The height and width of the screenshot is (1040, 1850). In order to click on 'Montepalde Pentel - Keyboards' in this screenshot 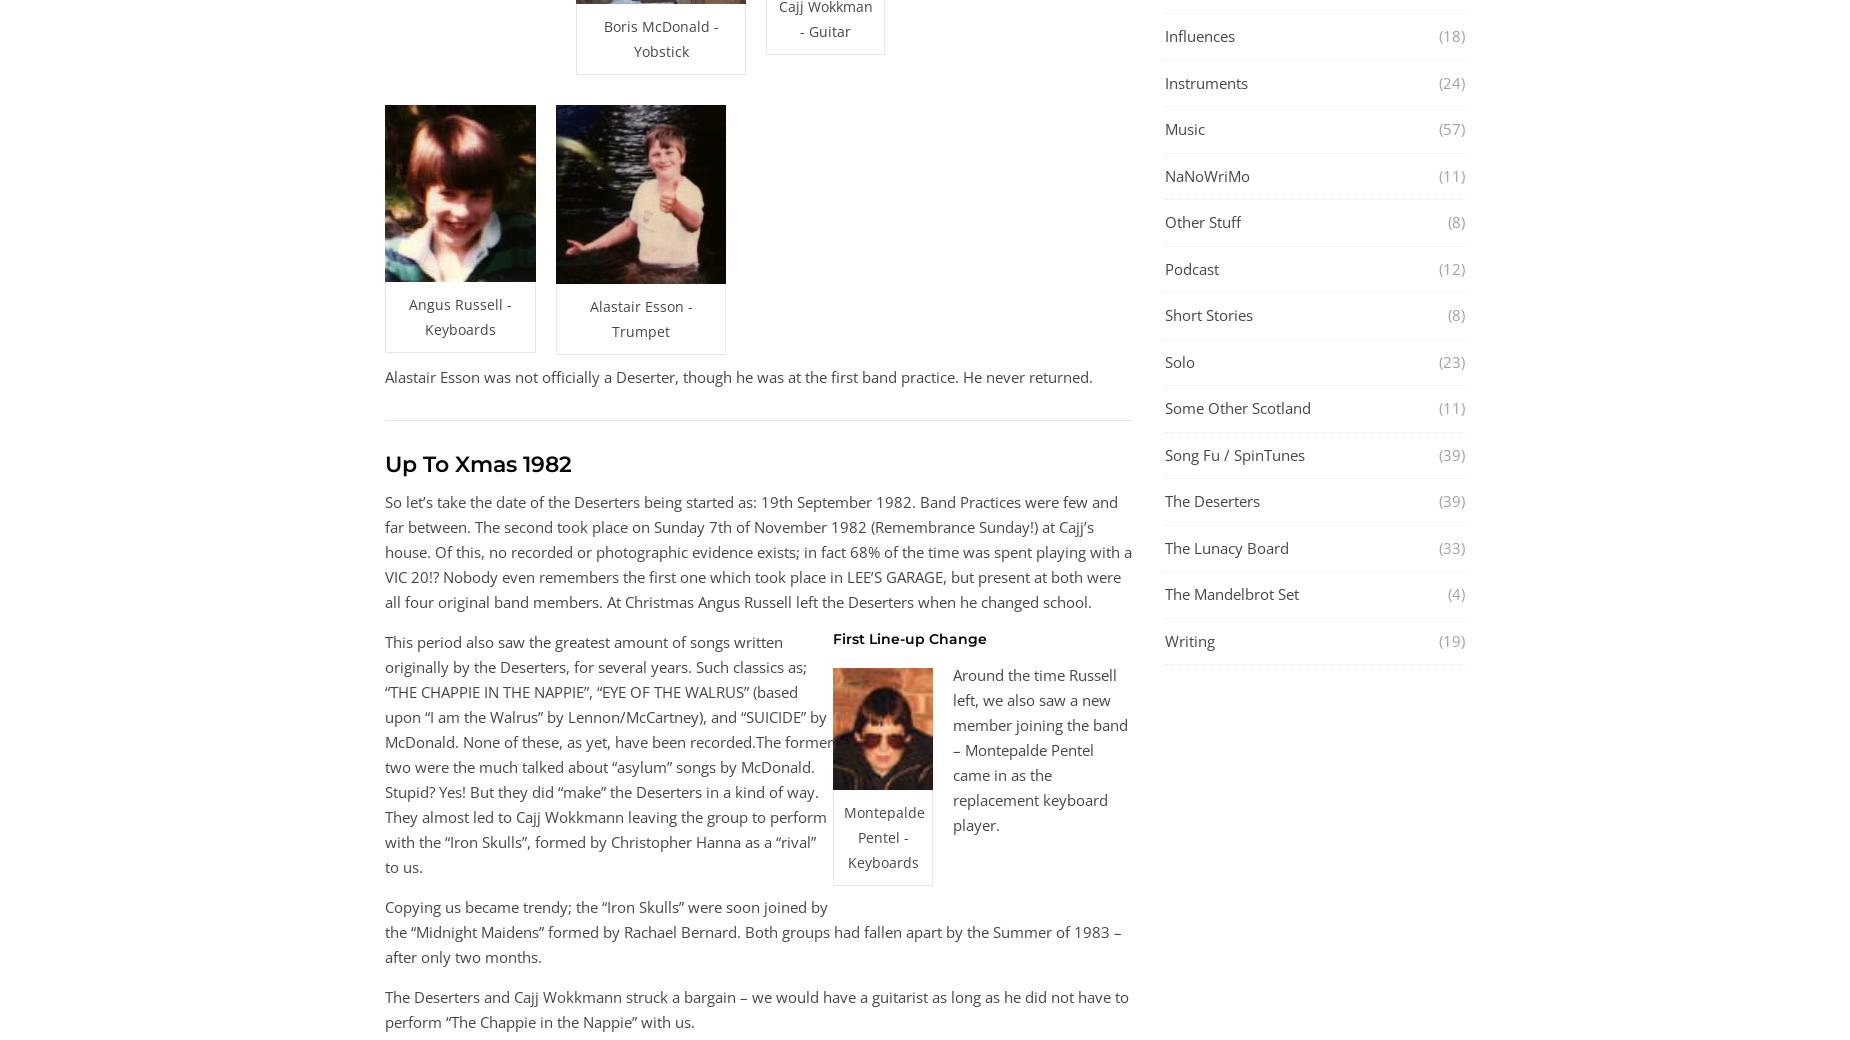, I will do `click(884, 835)`.